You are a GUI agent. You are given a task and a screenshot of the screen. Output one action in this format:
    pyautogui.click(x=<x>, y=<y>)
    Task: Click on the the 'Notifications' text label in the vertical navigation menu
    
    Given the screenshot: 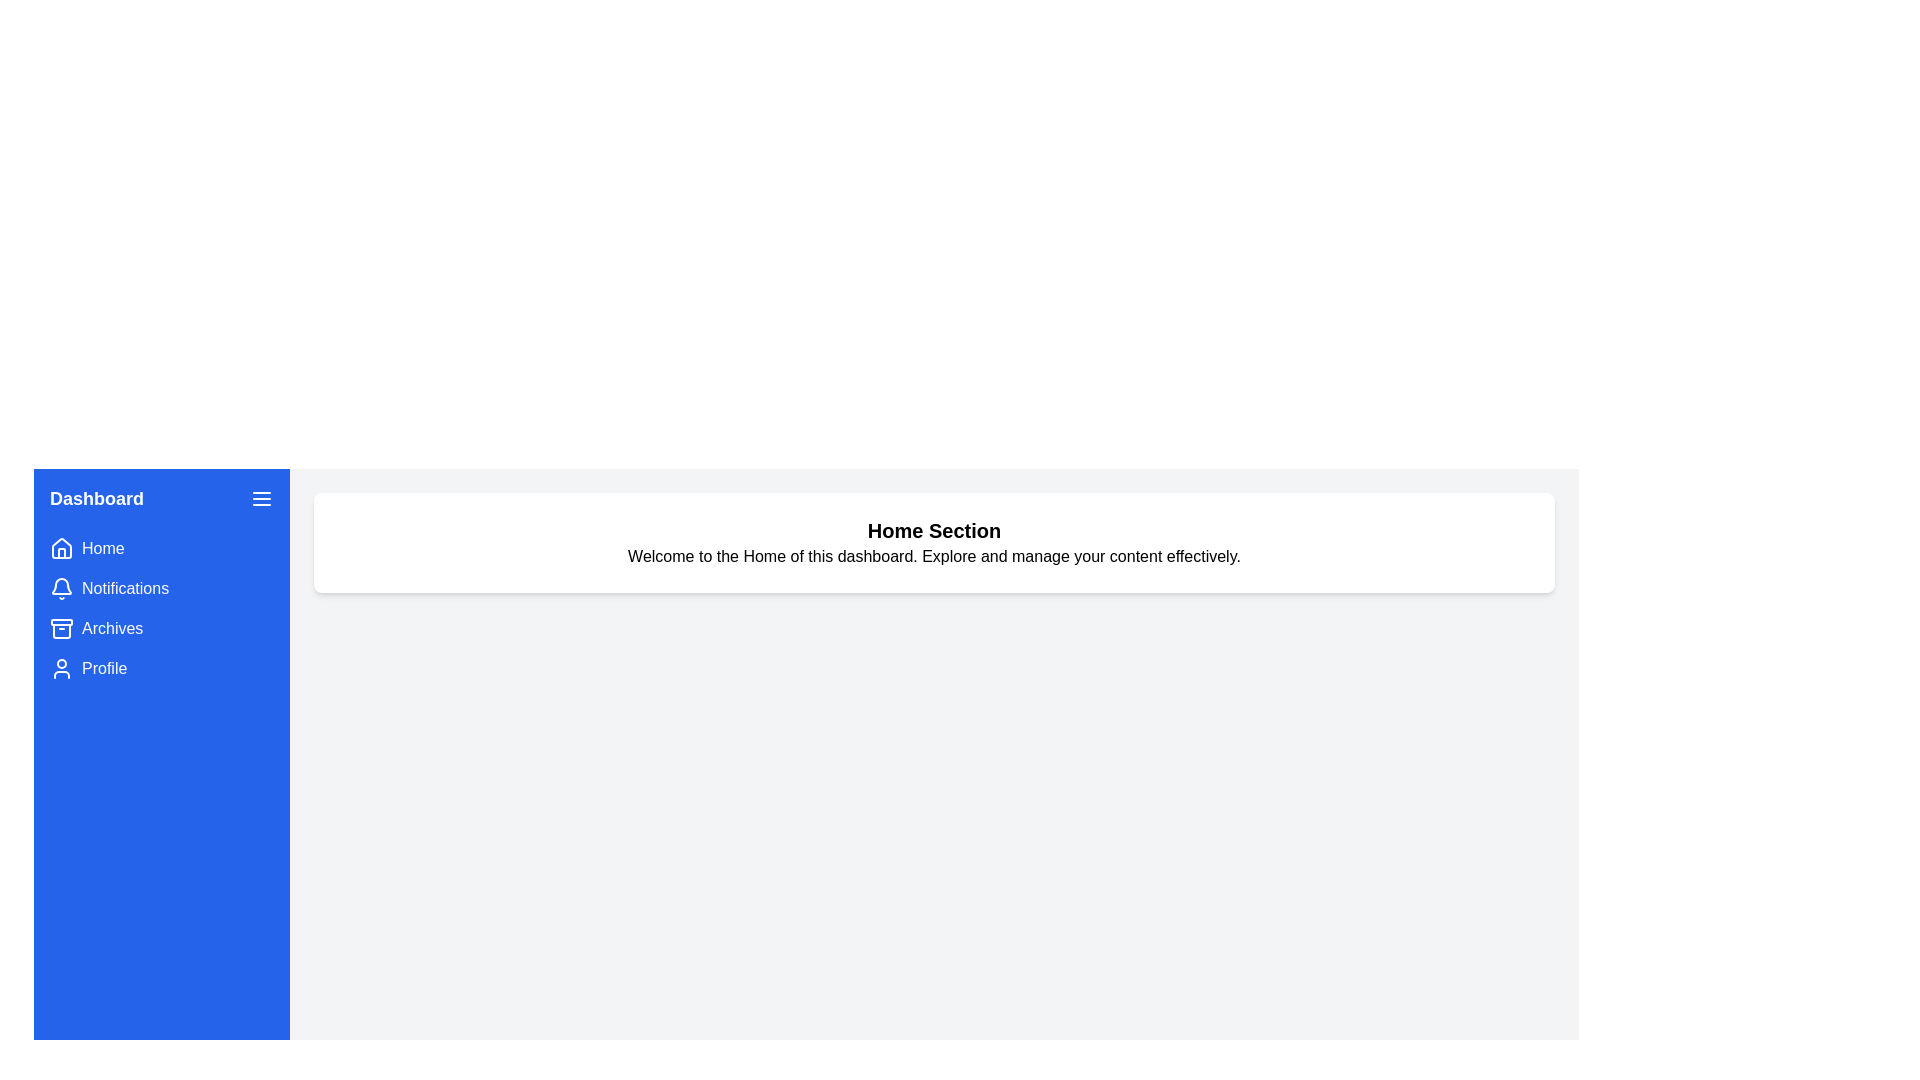 What is the action you would take?
    pyautogui.click(x=124, y=588)
    